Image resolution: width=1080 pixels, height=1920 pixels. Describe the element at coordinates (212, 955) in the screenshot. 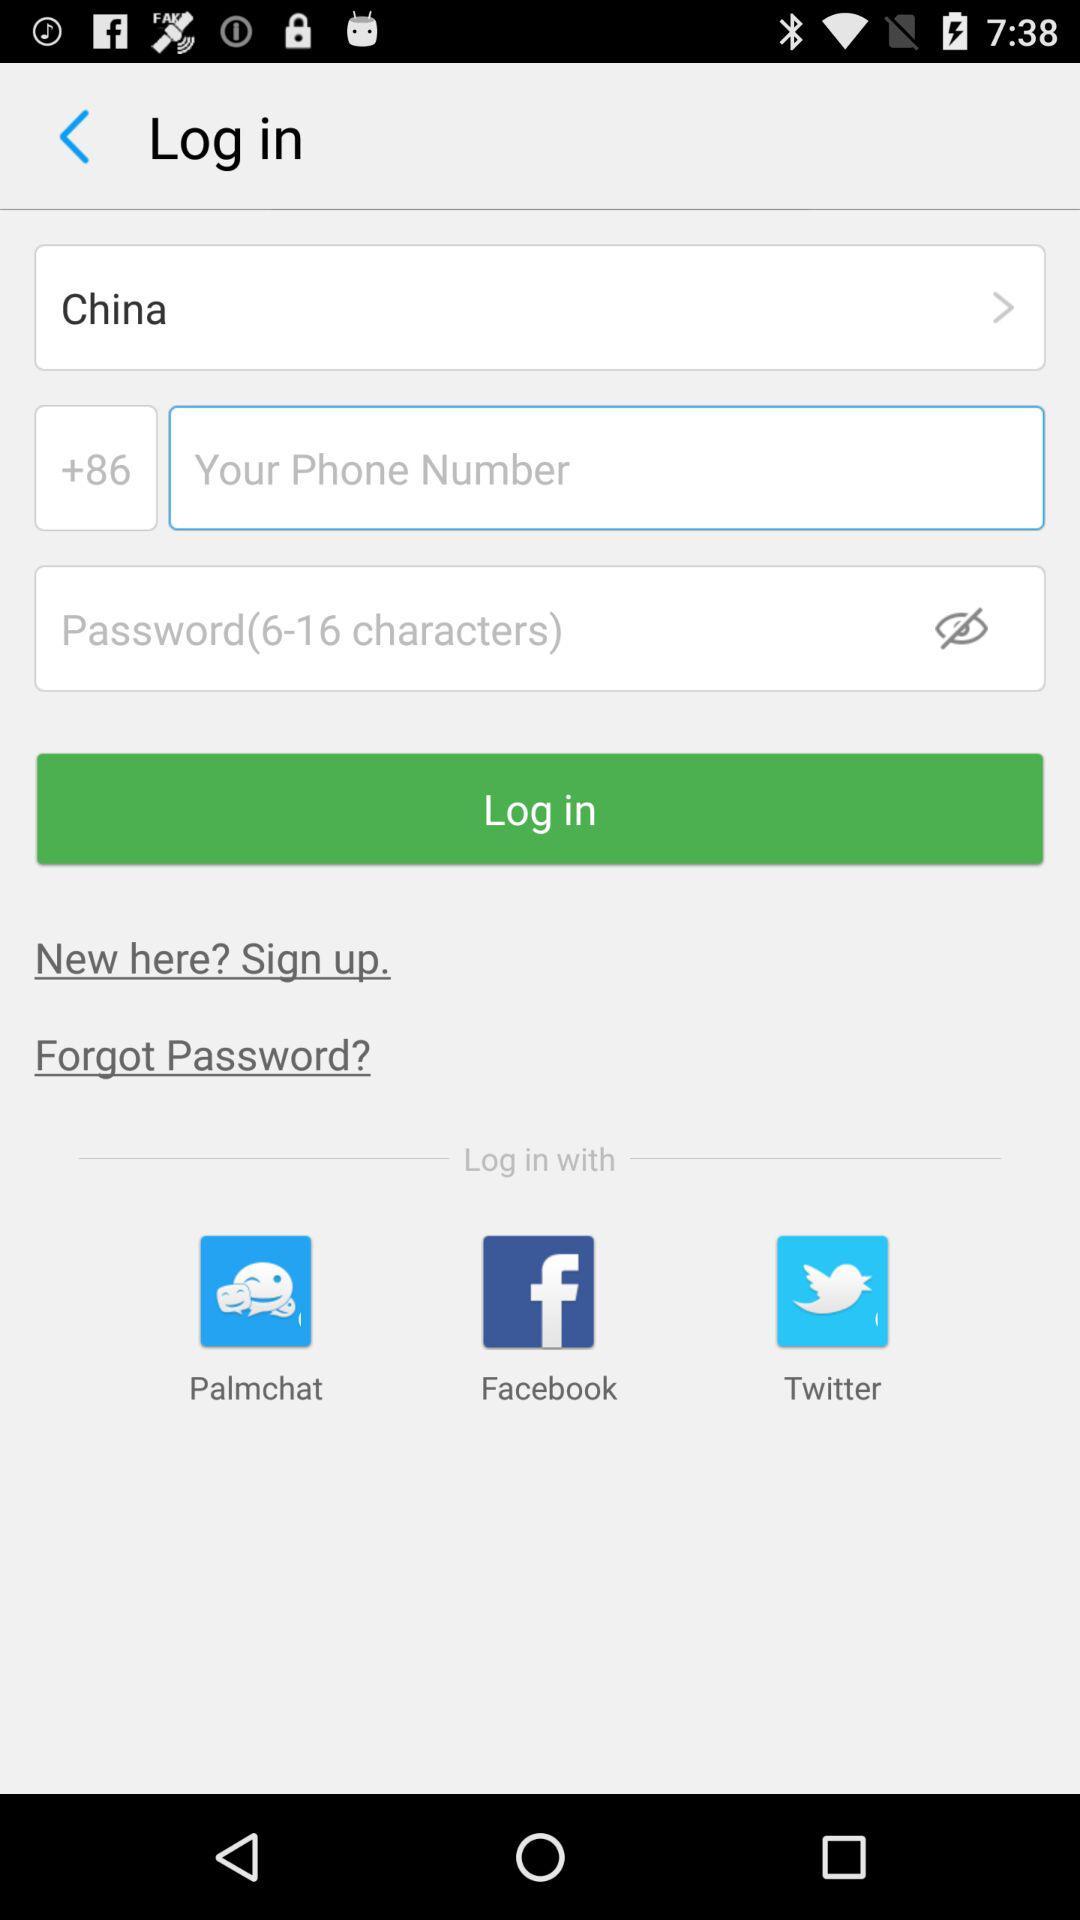

I see `new here sign item` at that location.